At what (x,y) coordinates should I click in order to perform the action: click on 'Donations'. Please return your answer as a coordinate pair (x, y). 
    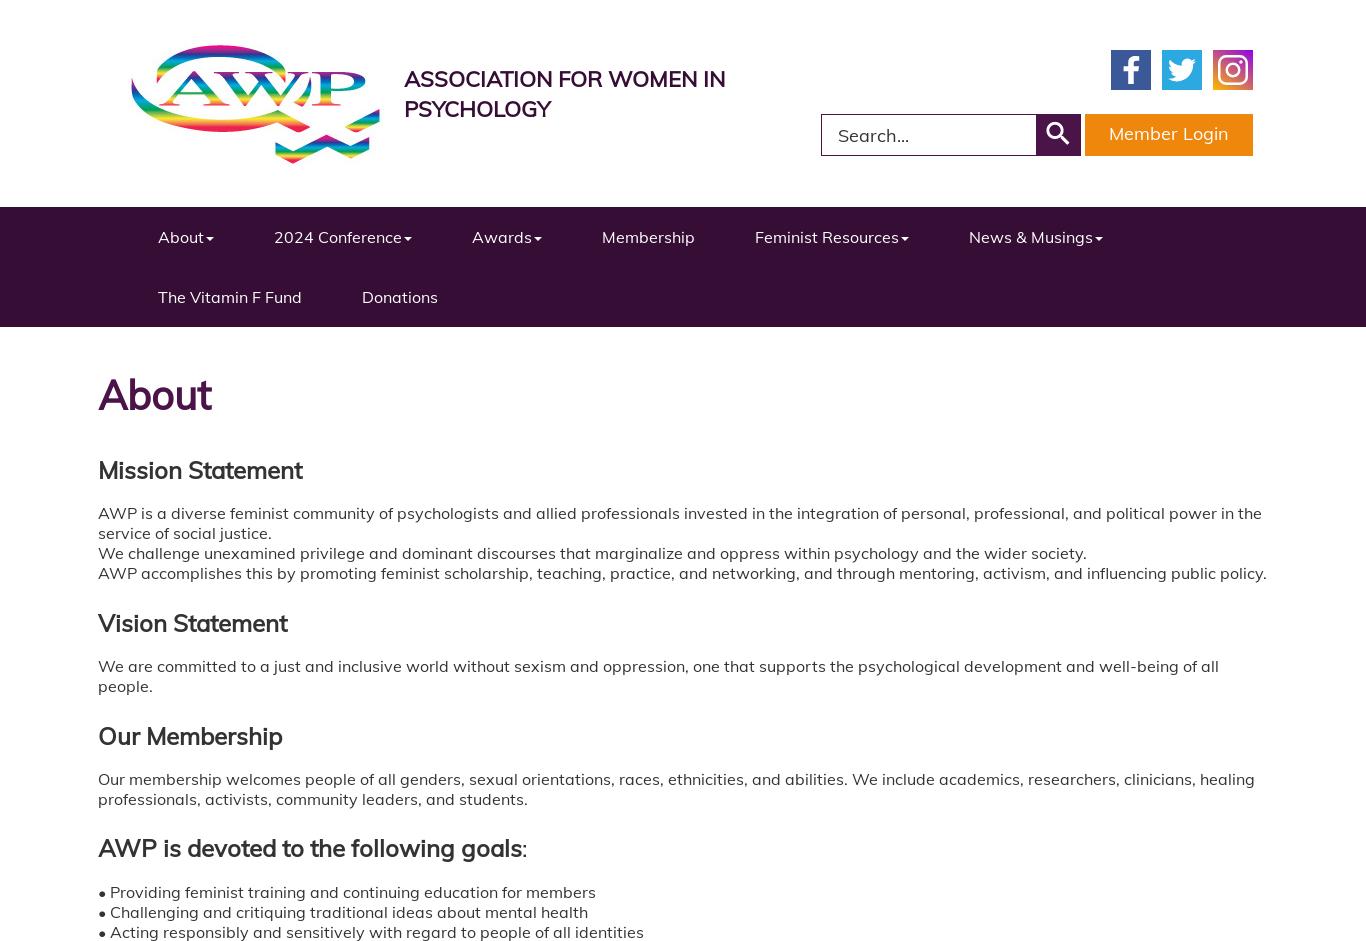
    Looking at the image, I should click on (398, 296).